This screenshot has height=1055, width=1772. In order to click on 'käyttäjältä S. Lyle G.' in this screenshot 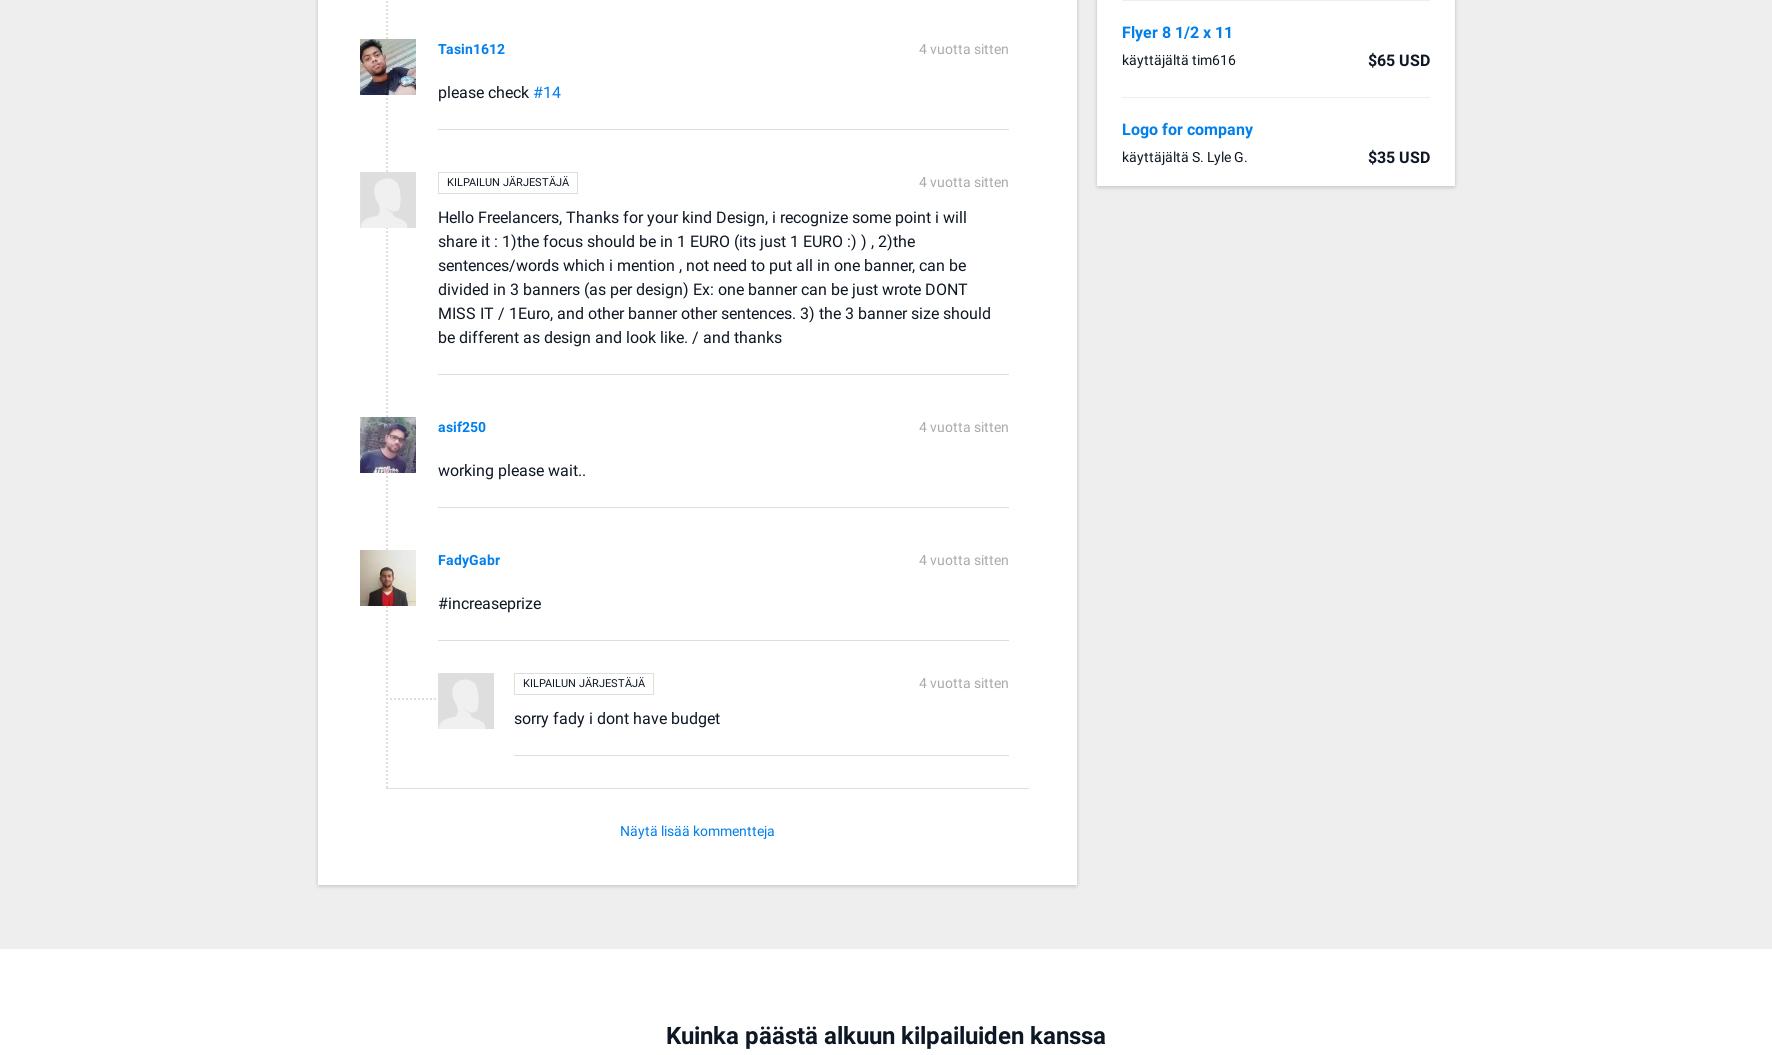, I will do `click(1183, 156)`.